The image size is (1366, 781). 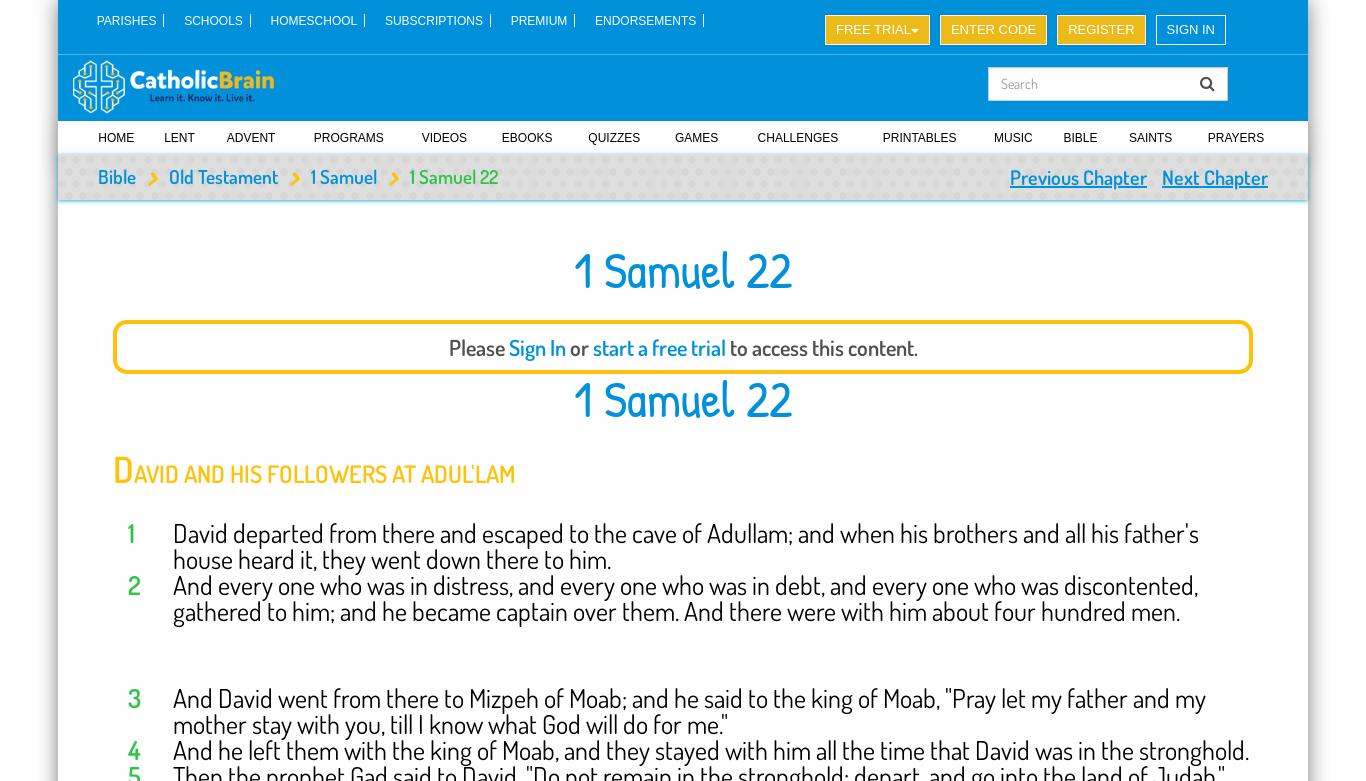 What do you see at coordinates (477, 346) in the screenshot?
I see `'Please'` at bounding box center [477, 346].